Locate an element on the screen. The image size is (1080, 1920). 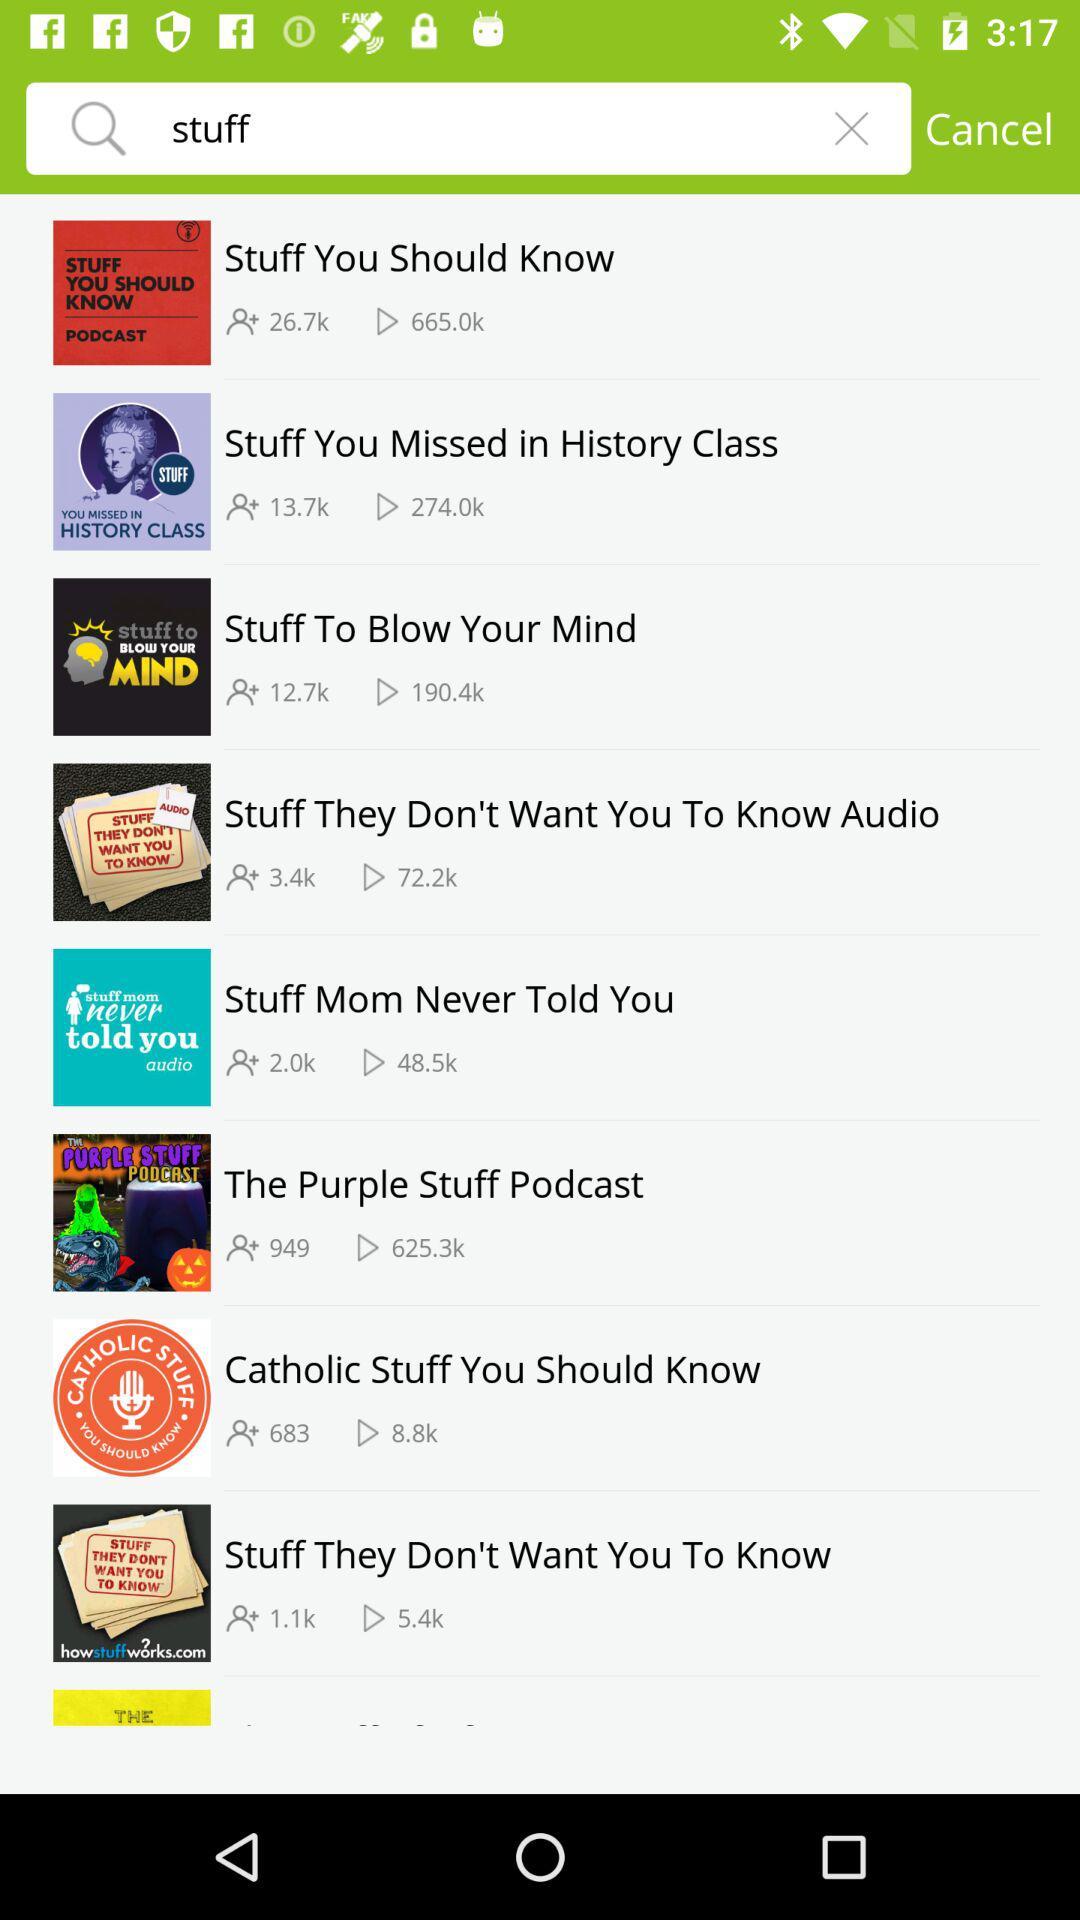
clear the input text clear the search input is located at coordinates (851, 127).